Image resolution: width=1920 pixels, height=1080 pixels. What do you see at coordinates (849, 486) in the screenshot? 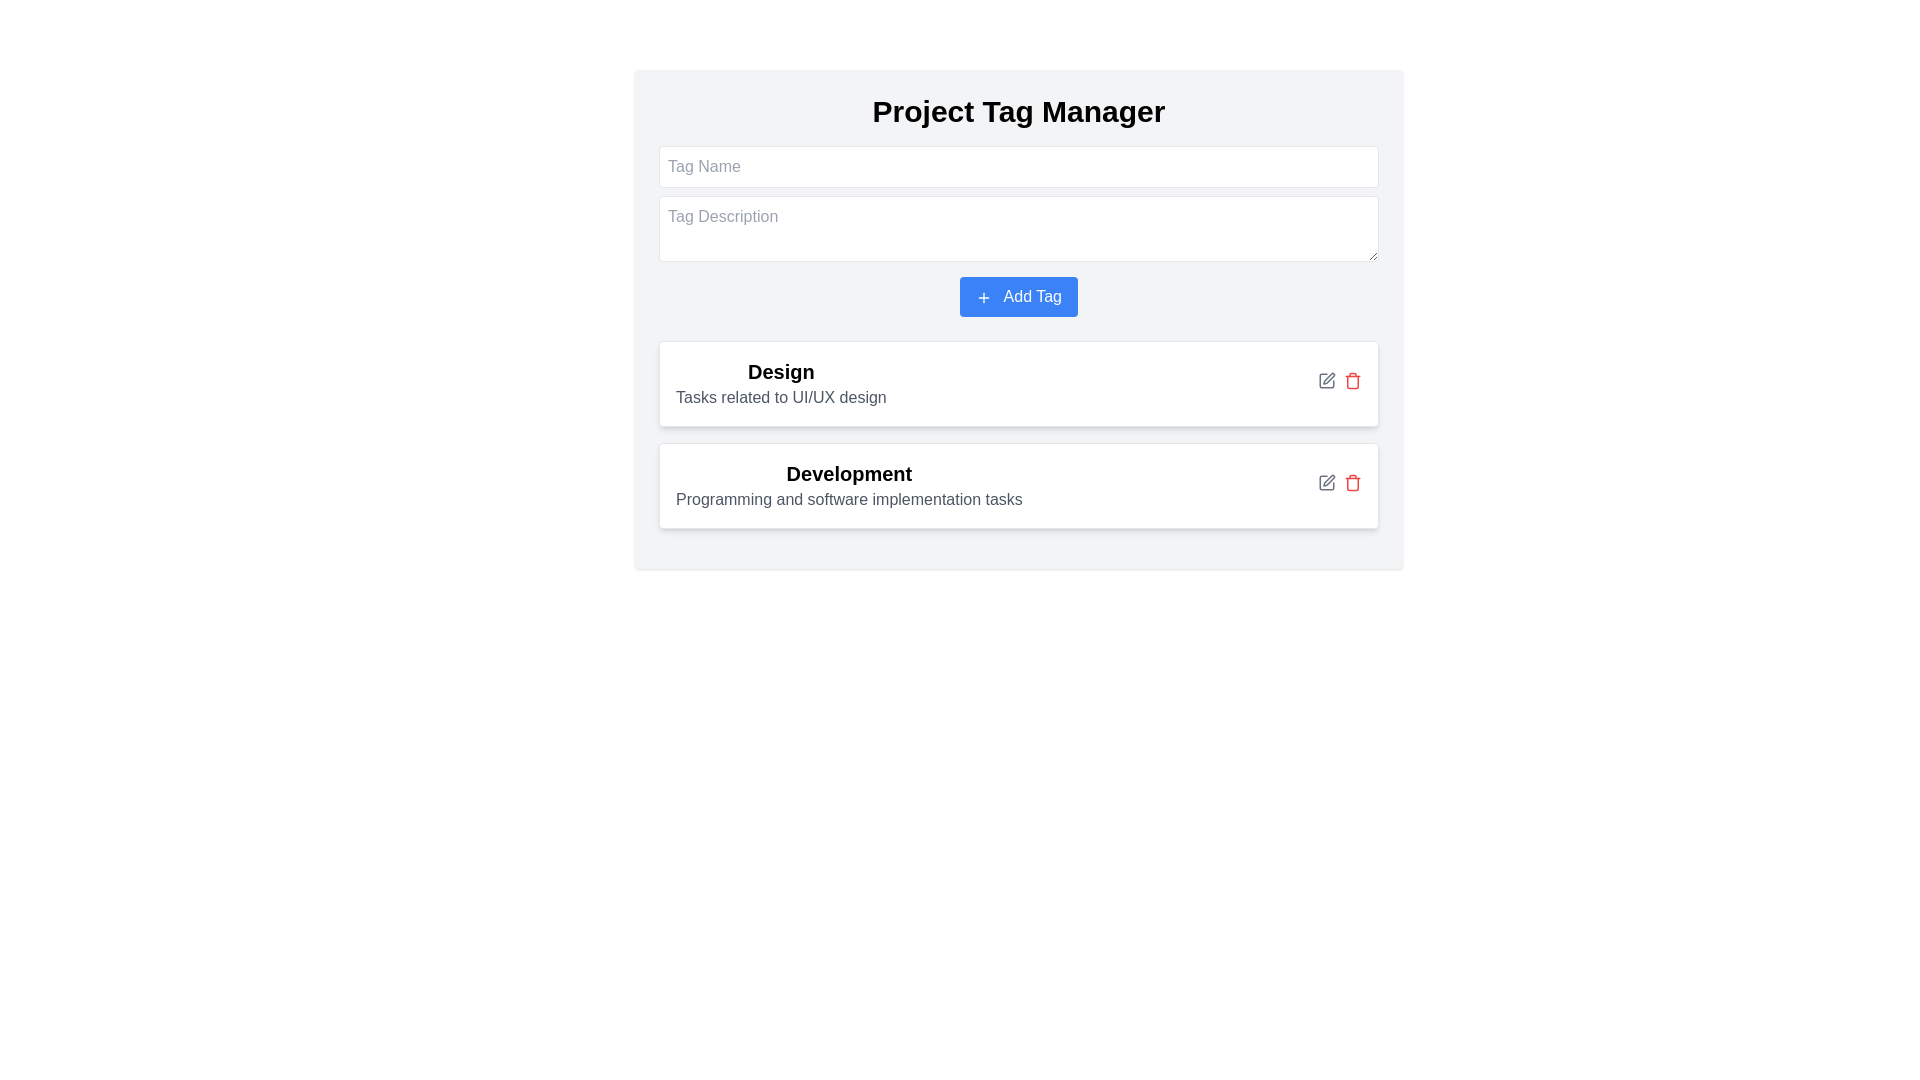
I see `the 'Development' text label which provides context for programming and software implementation tasks, located in the 'Design' section above two interactive icons` at bounding box center [849, 486].